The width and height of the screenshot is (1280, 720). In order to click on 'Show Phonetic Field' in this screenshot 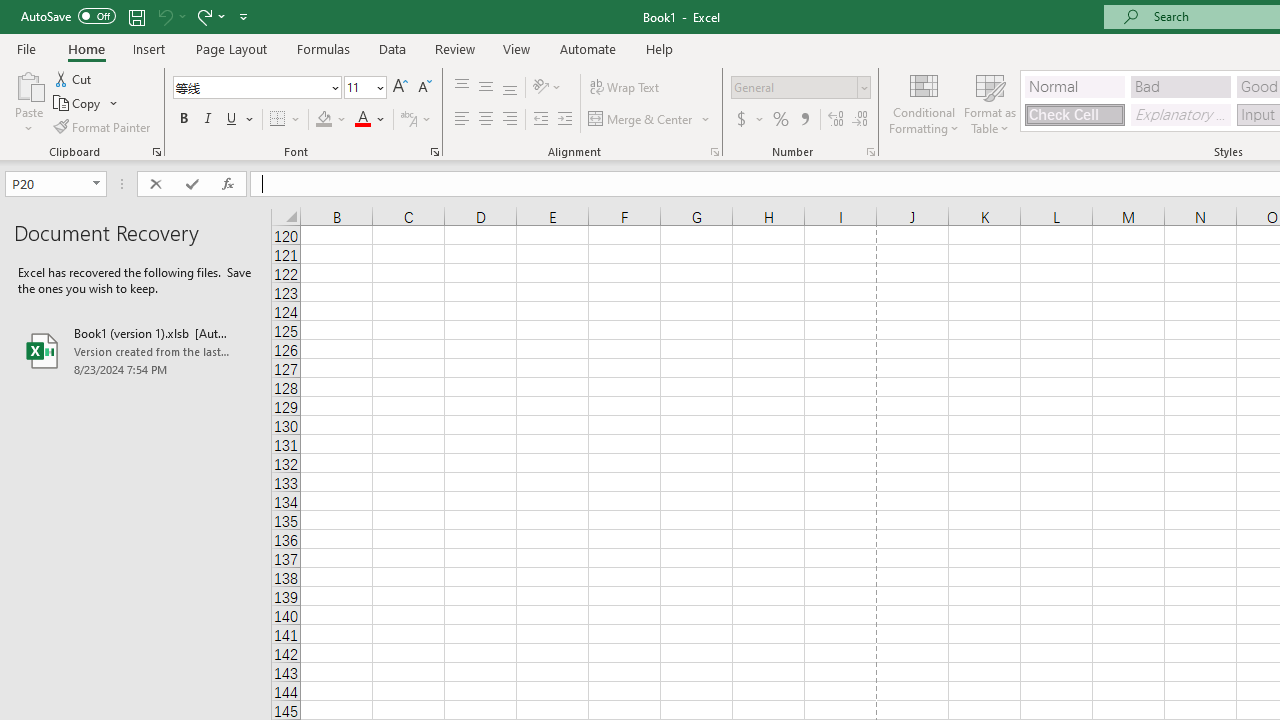, I will do `click(415, 119)`.